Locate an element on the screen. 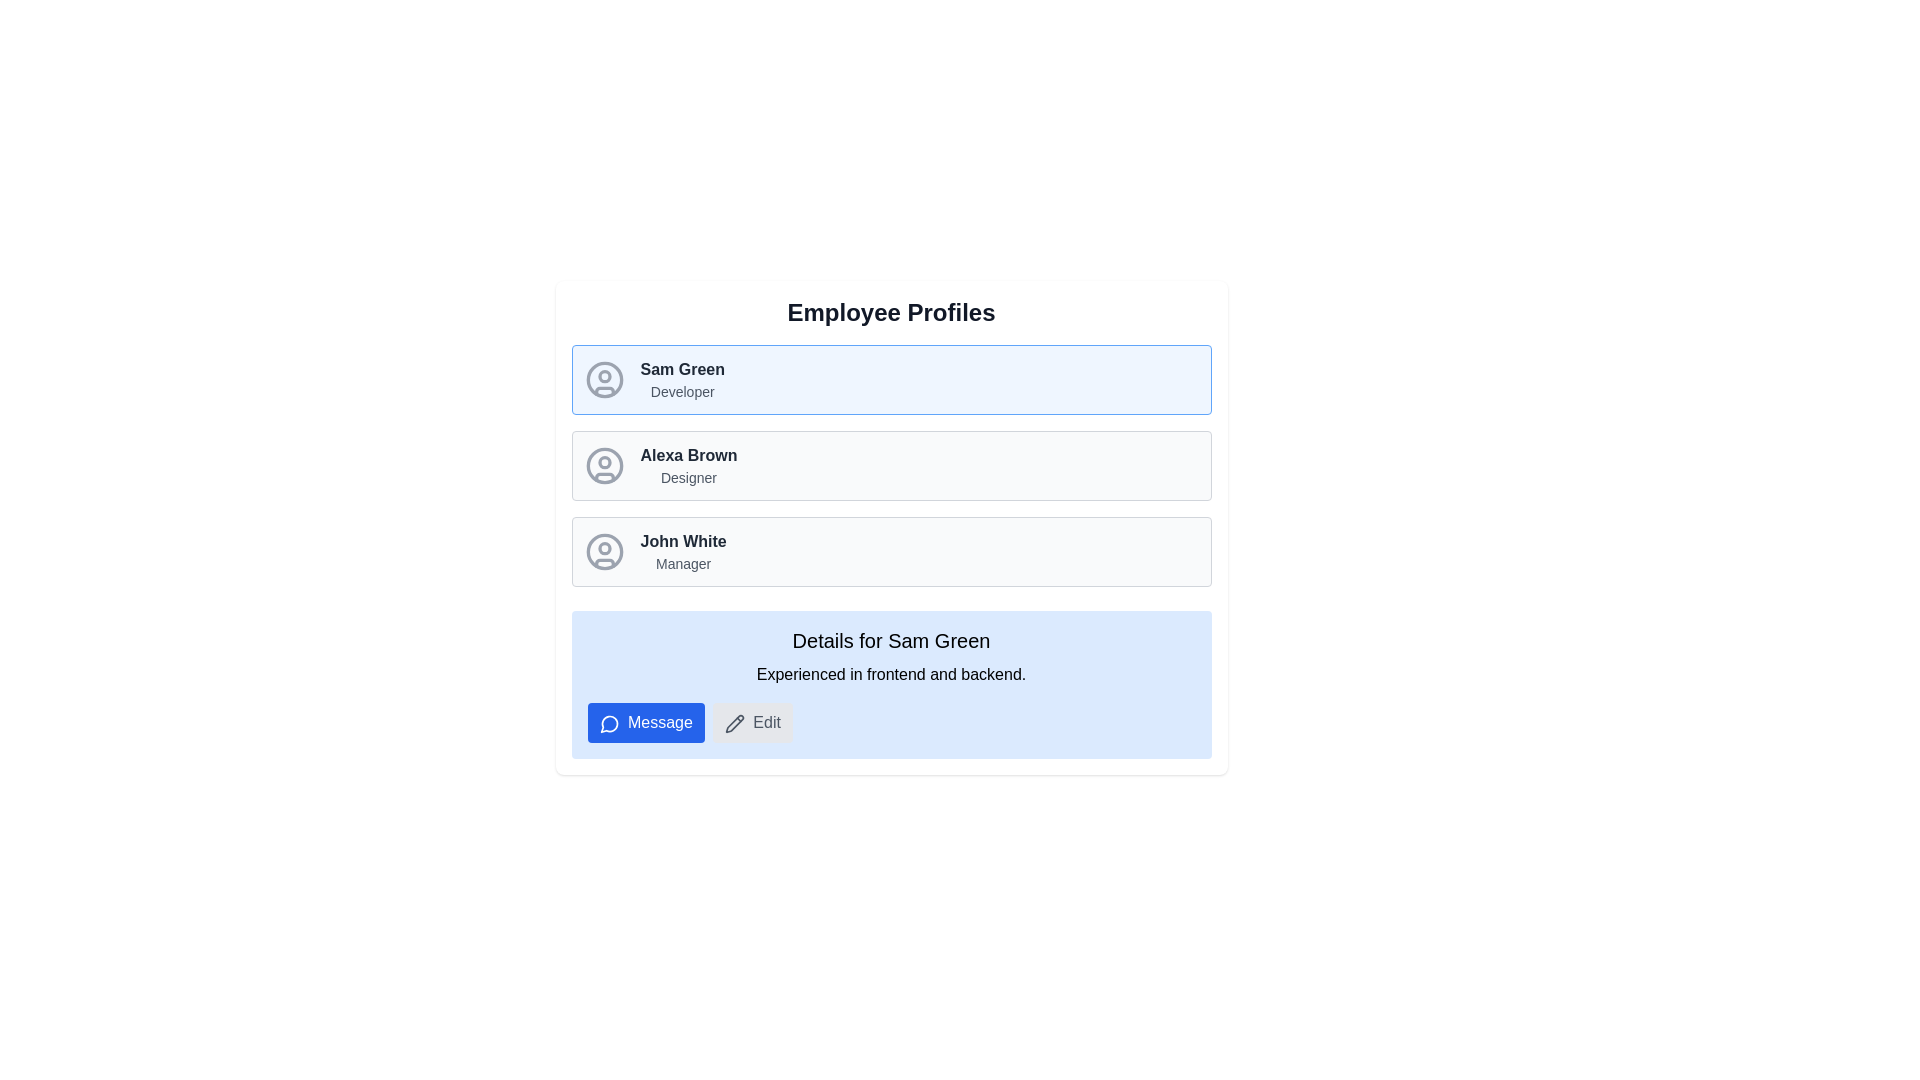 This screenshot has width=1920, height=1080. the heading element that introduces the content about 'Sam Green', located at the top of the blue-colored section in the lower half of the interface is located at coordinates (890, 640).